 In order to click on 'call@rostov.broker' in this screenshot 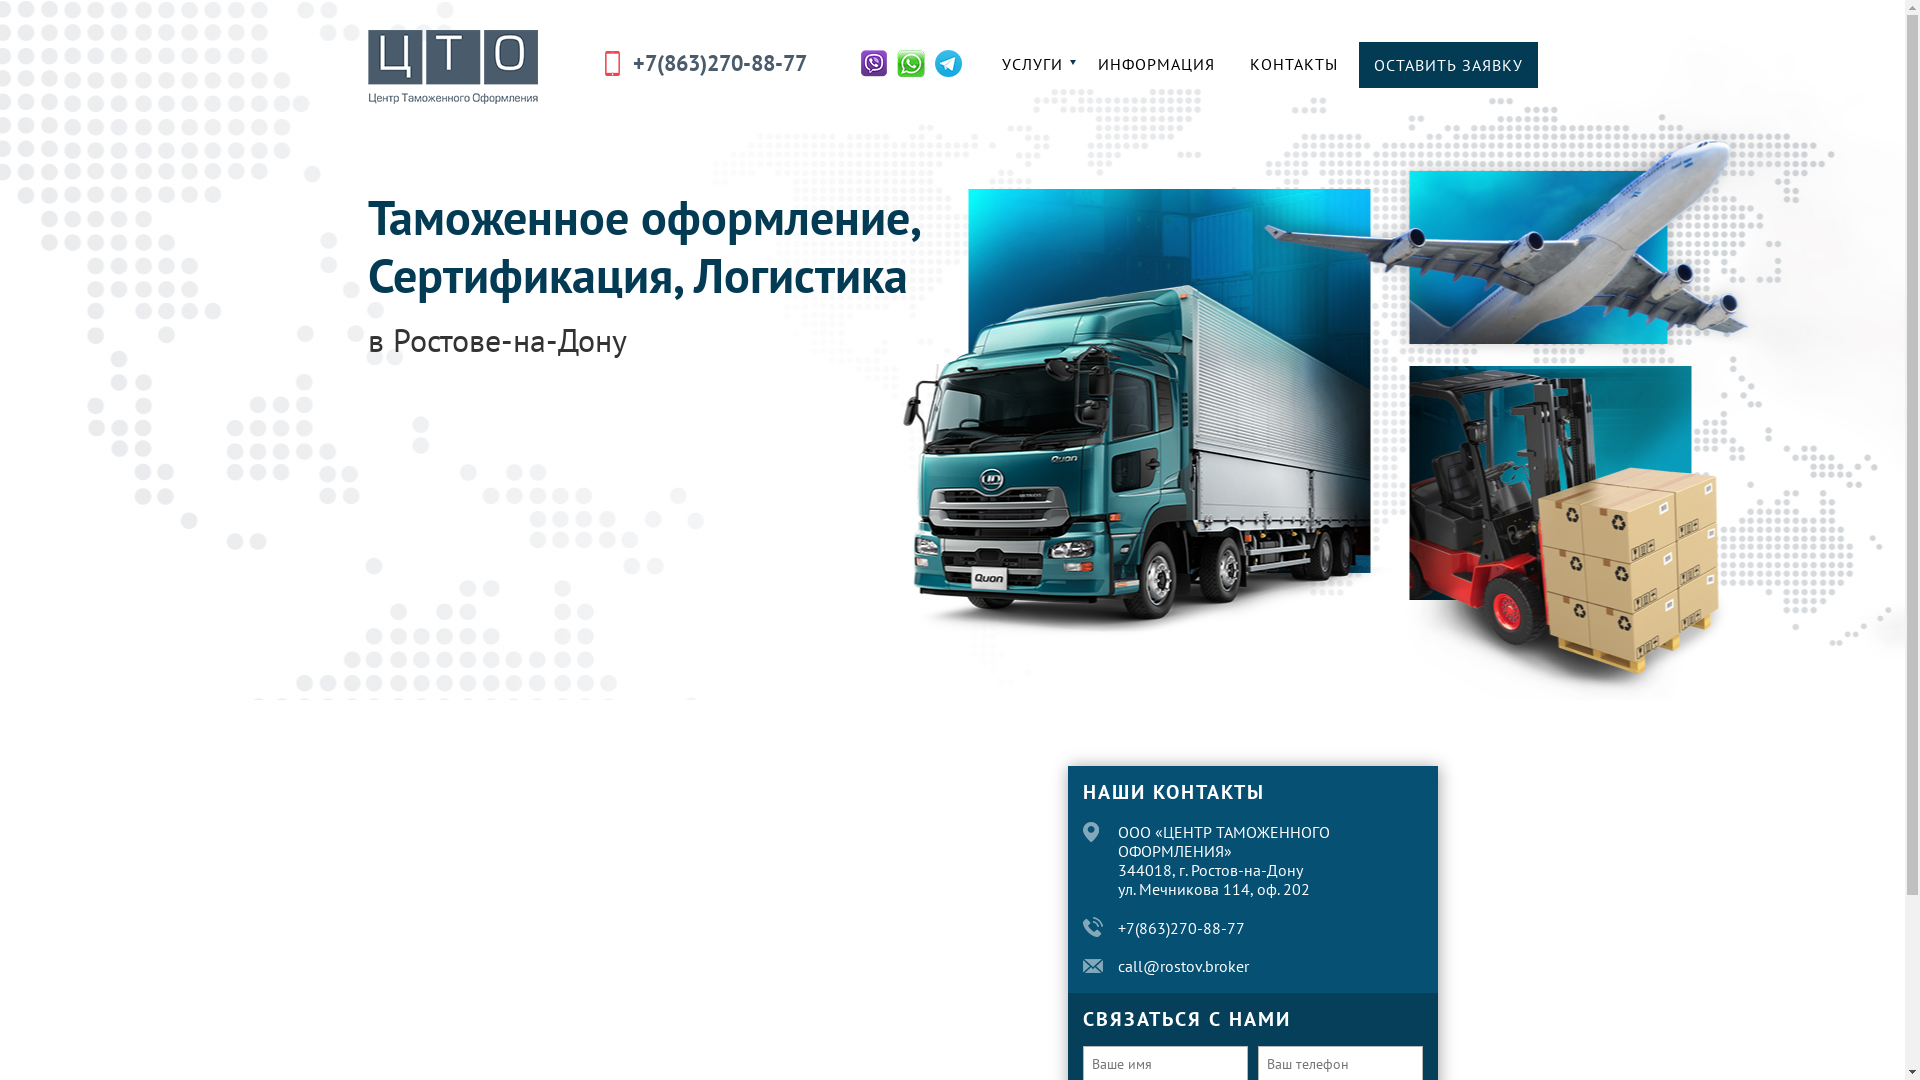, I will do `click(1117, 964)`.